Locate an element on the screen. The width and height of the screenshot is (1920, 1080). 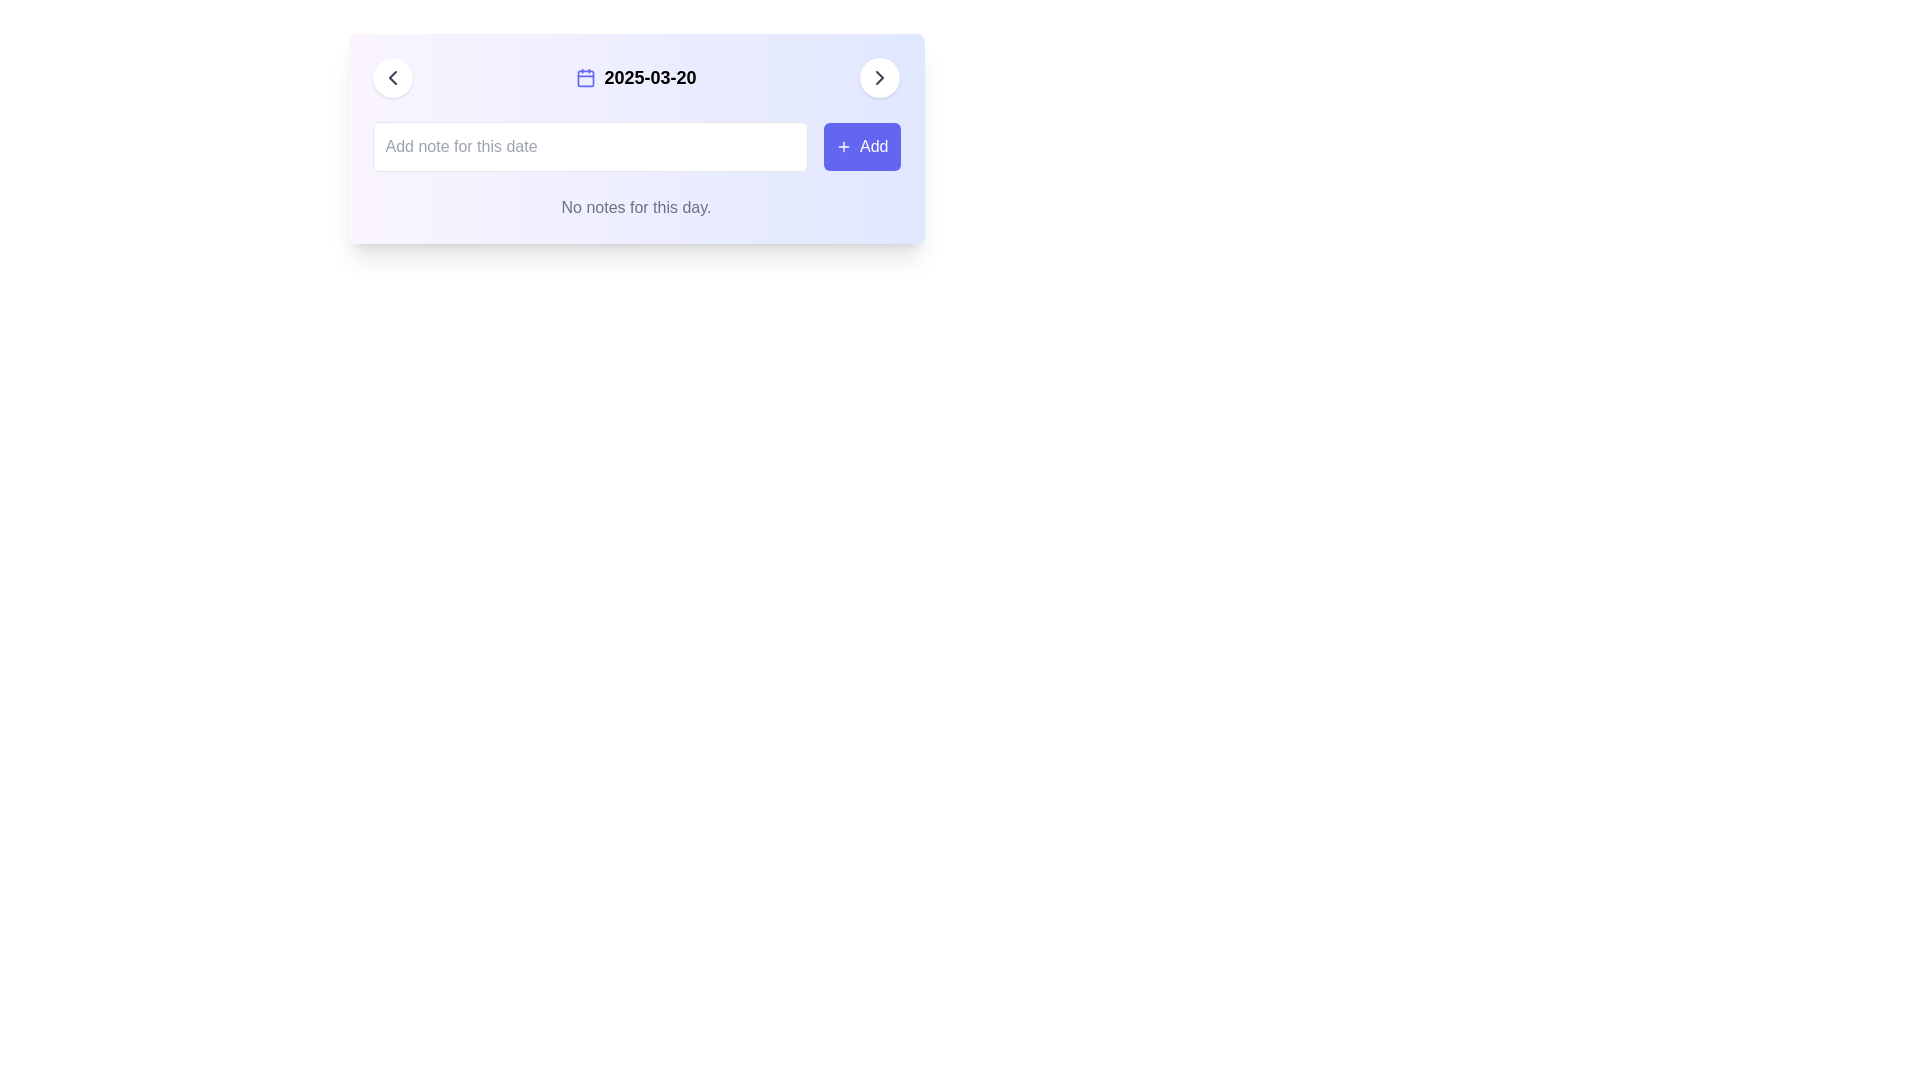
the button located in the top-right corner of the interface that allows navigation to the next date, near the date display '2025-03-20' is located at coordinates (880, 76).